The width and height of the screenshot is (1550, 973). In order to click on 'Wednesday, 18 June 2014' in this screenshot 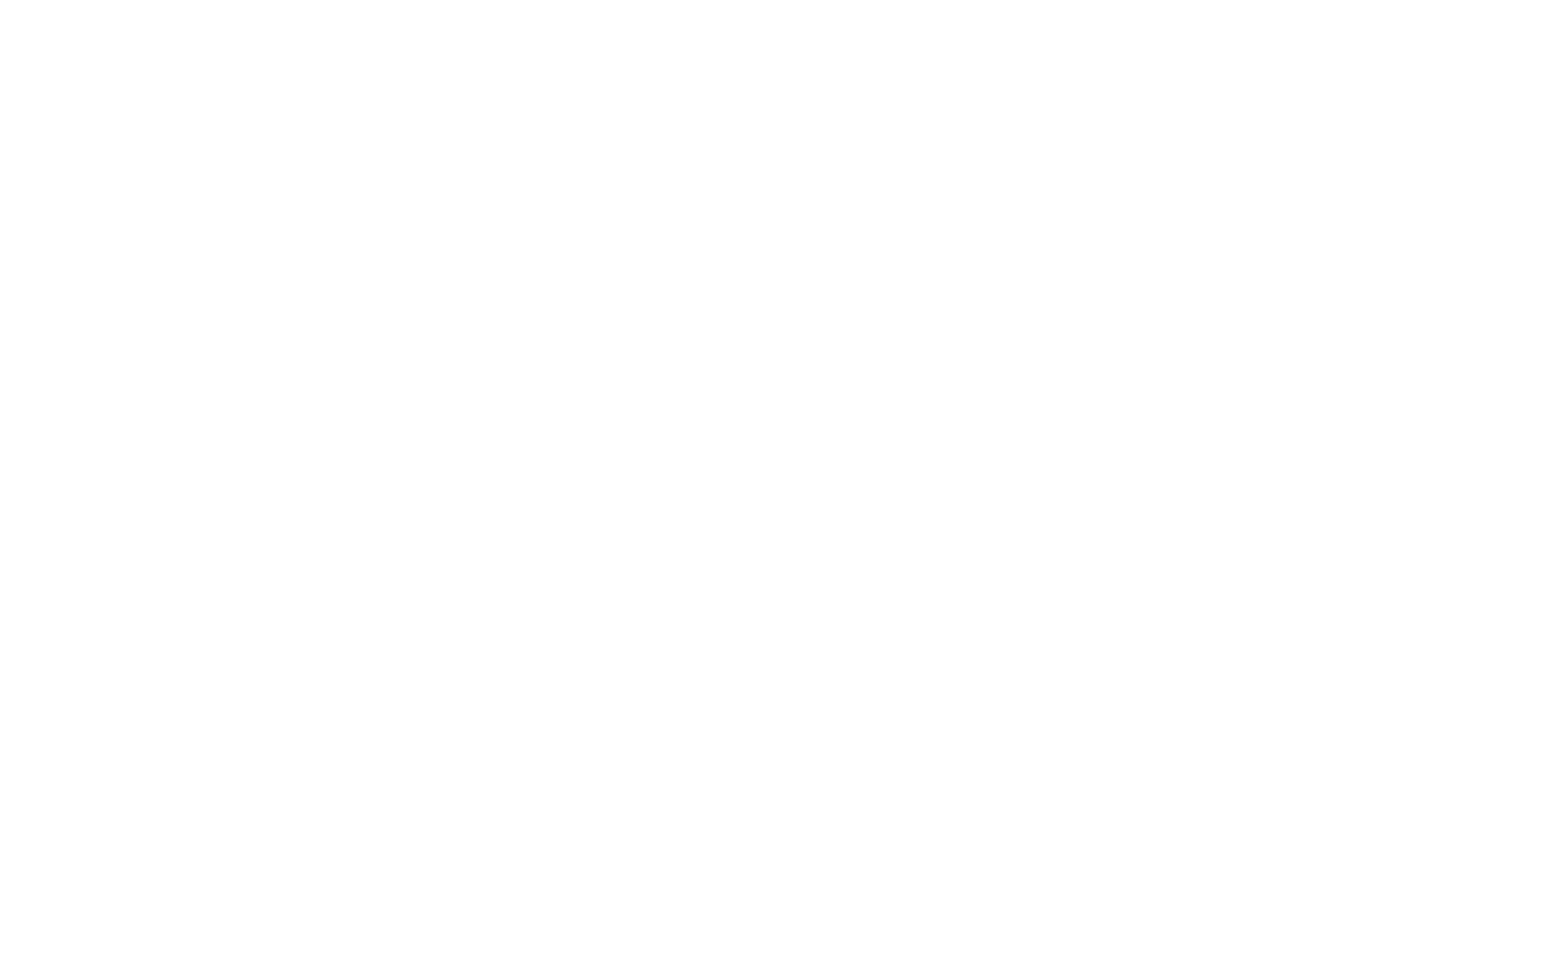, I will do `click(279, 176)`.